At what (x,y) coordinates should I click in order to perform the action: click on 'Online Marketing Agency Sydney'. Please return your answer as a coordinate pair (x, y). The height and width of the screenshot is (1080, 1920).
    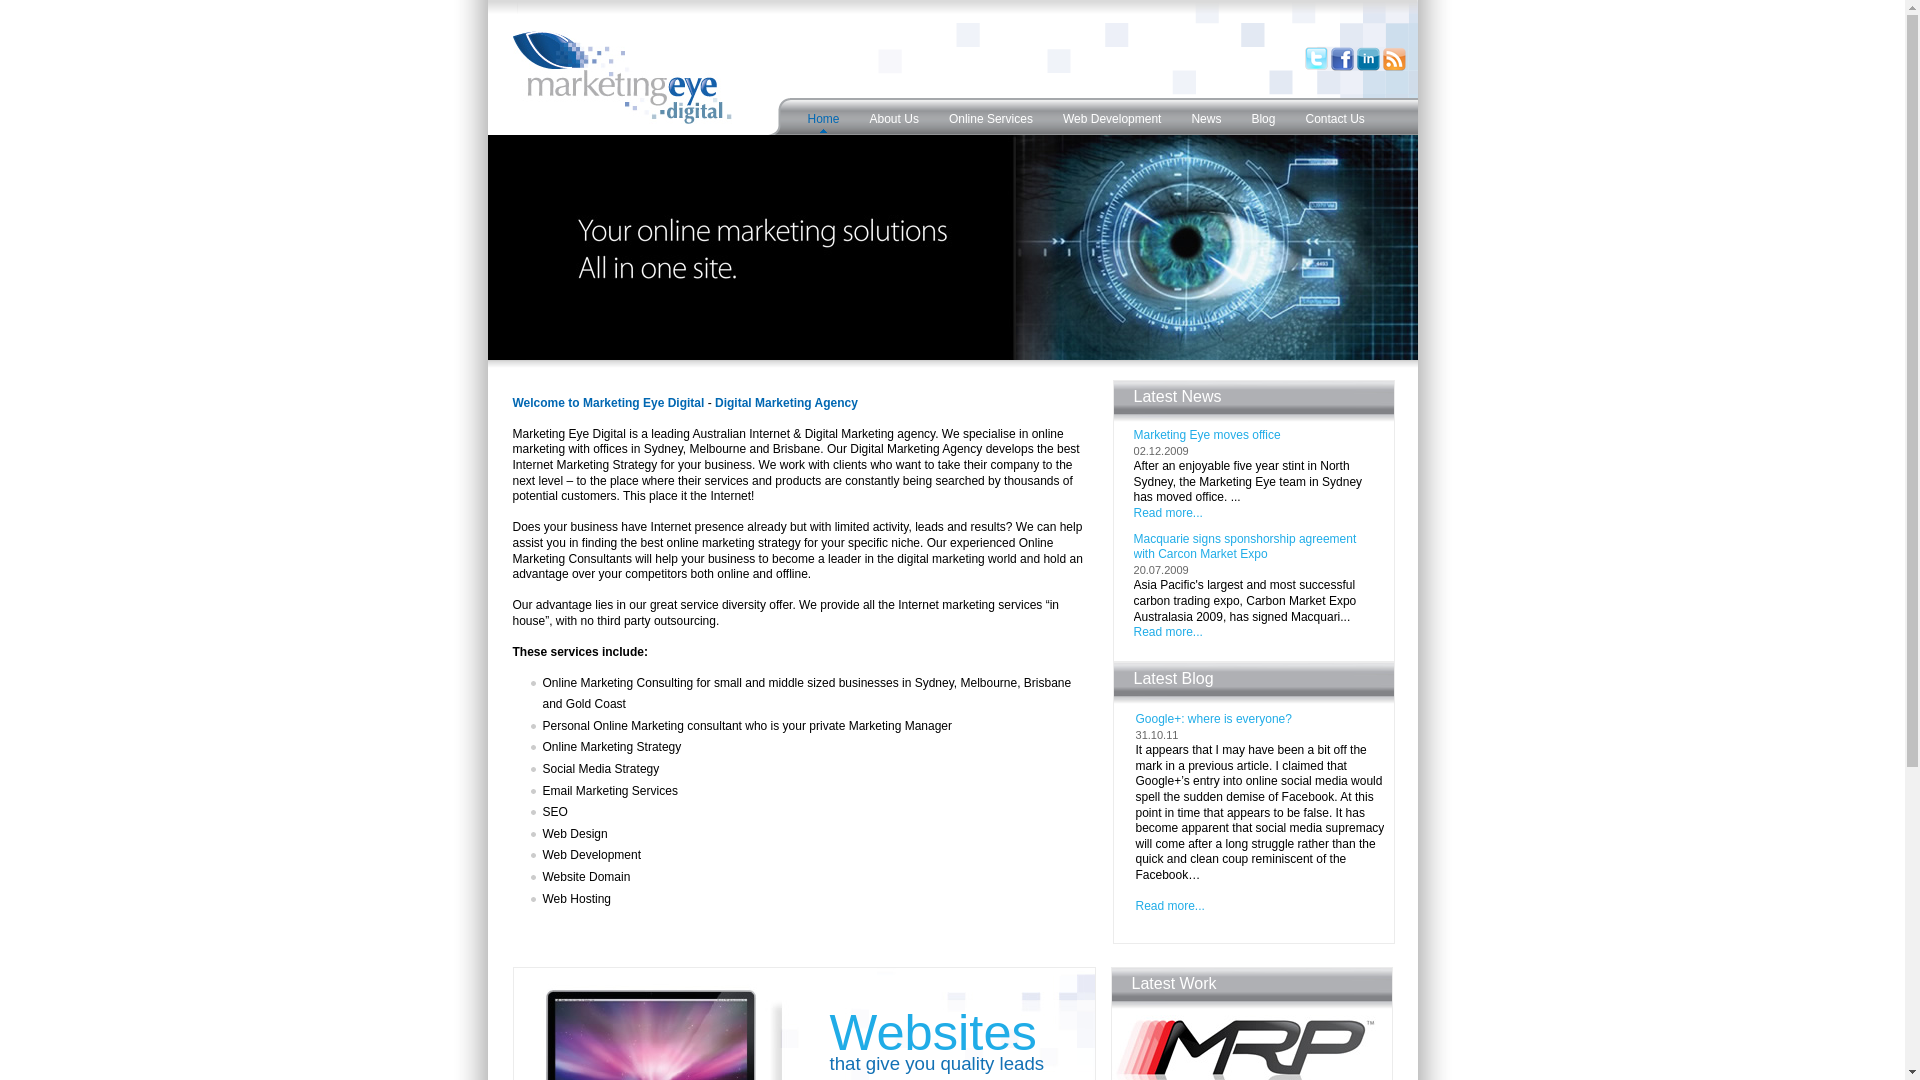
    Looking at the image, I should click on (952, 246).